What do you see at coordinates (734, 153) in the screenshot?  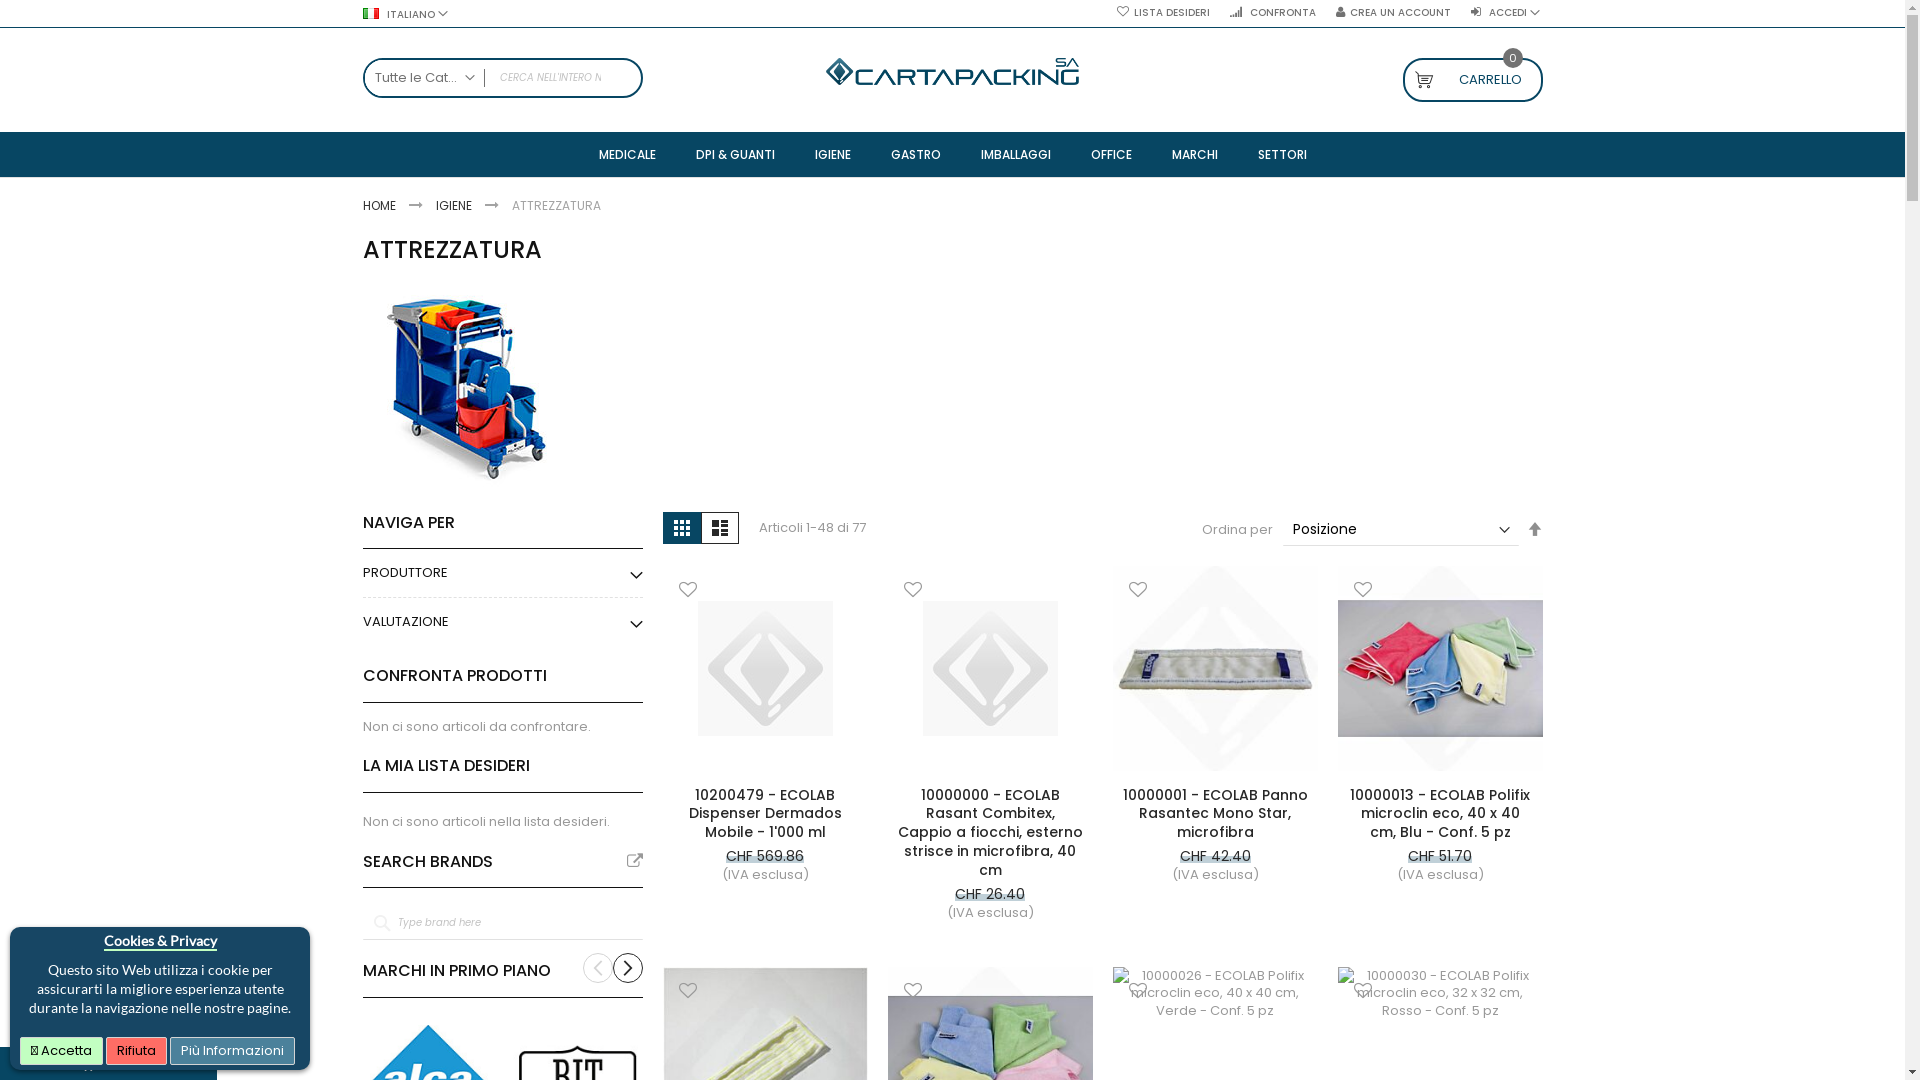 I see `'DPI & GUANTI'` at bounding box center [734, 153].